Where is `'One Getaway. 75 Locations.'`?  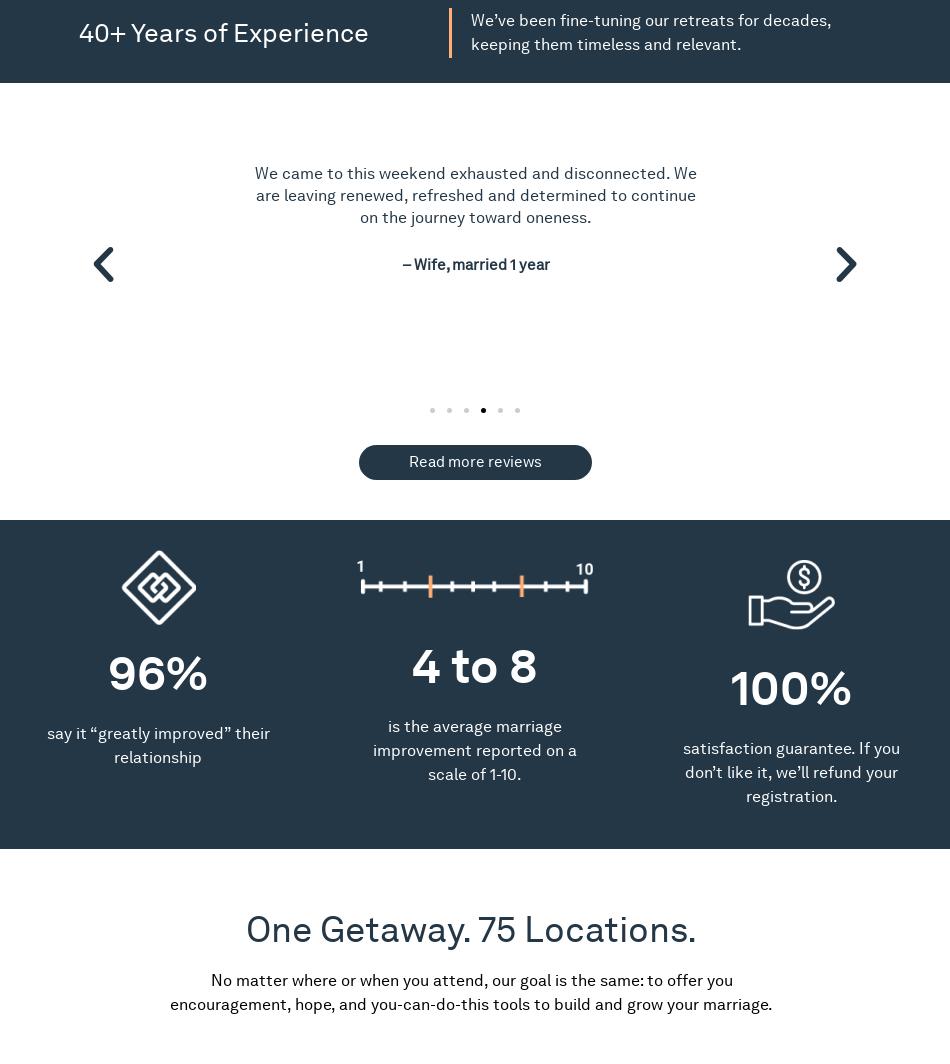 'One Getaway. 75 Locations.' is located at coordinates (470, 928).